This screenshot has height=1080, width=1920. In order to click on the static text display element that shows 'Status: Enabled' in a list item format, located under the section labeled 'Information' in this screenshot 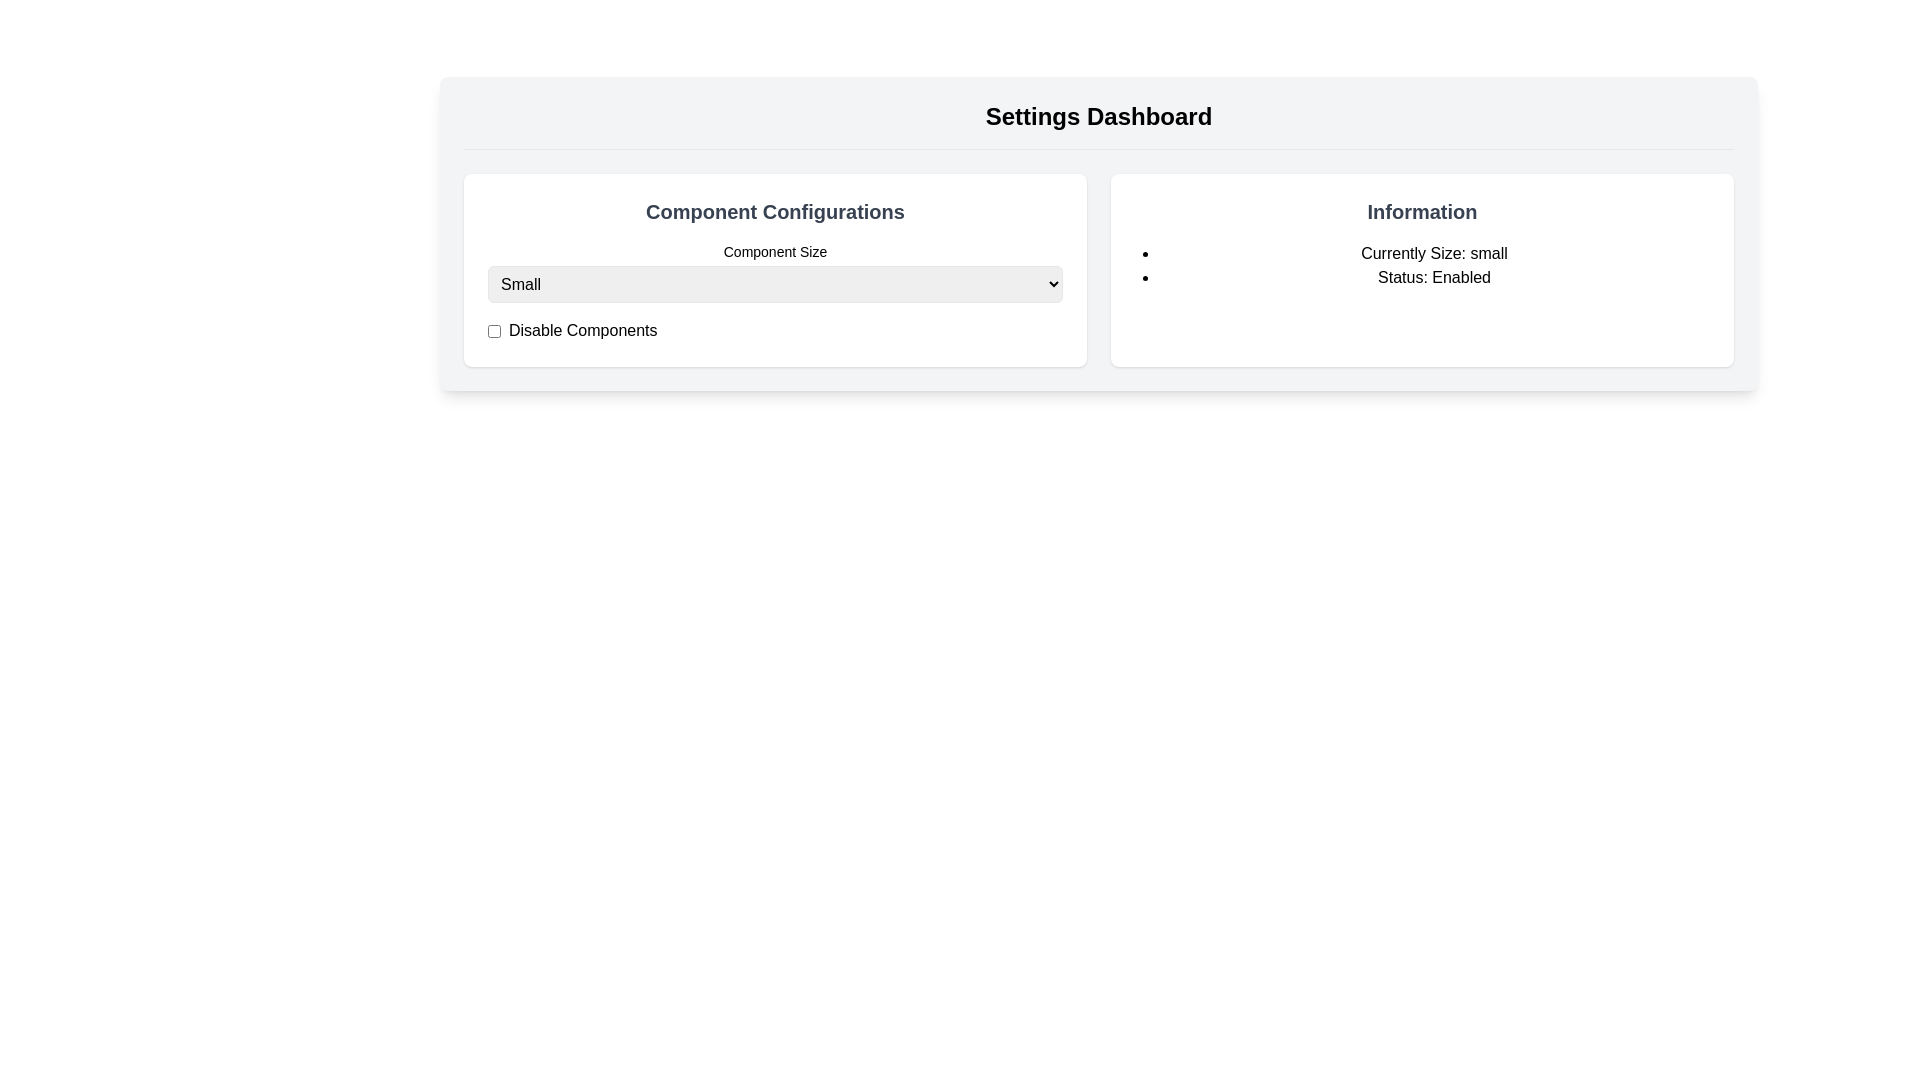, I will do `click(1433, 277)`.